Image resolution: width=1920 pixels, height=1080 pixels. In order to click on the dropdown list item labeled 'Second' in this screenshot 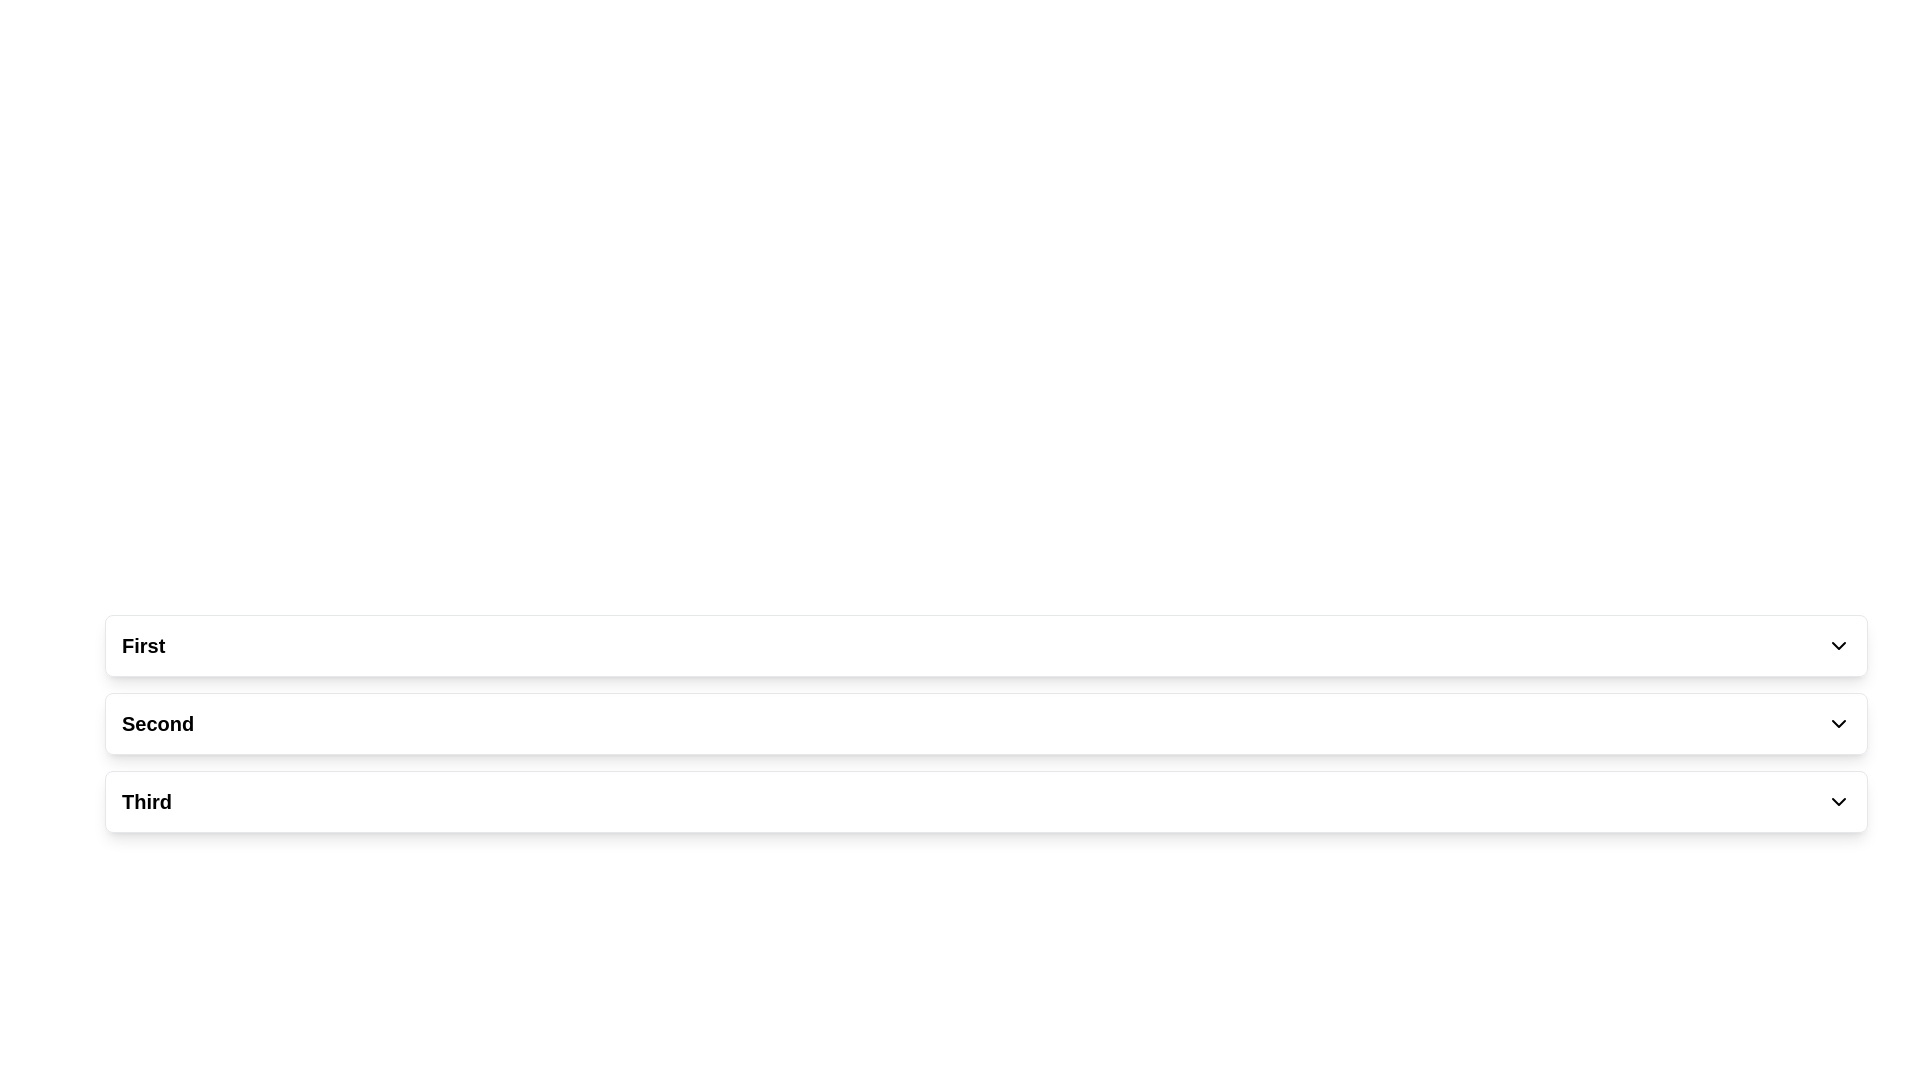, I will do `click(986, 724)`.